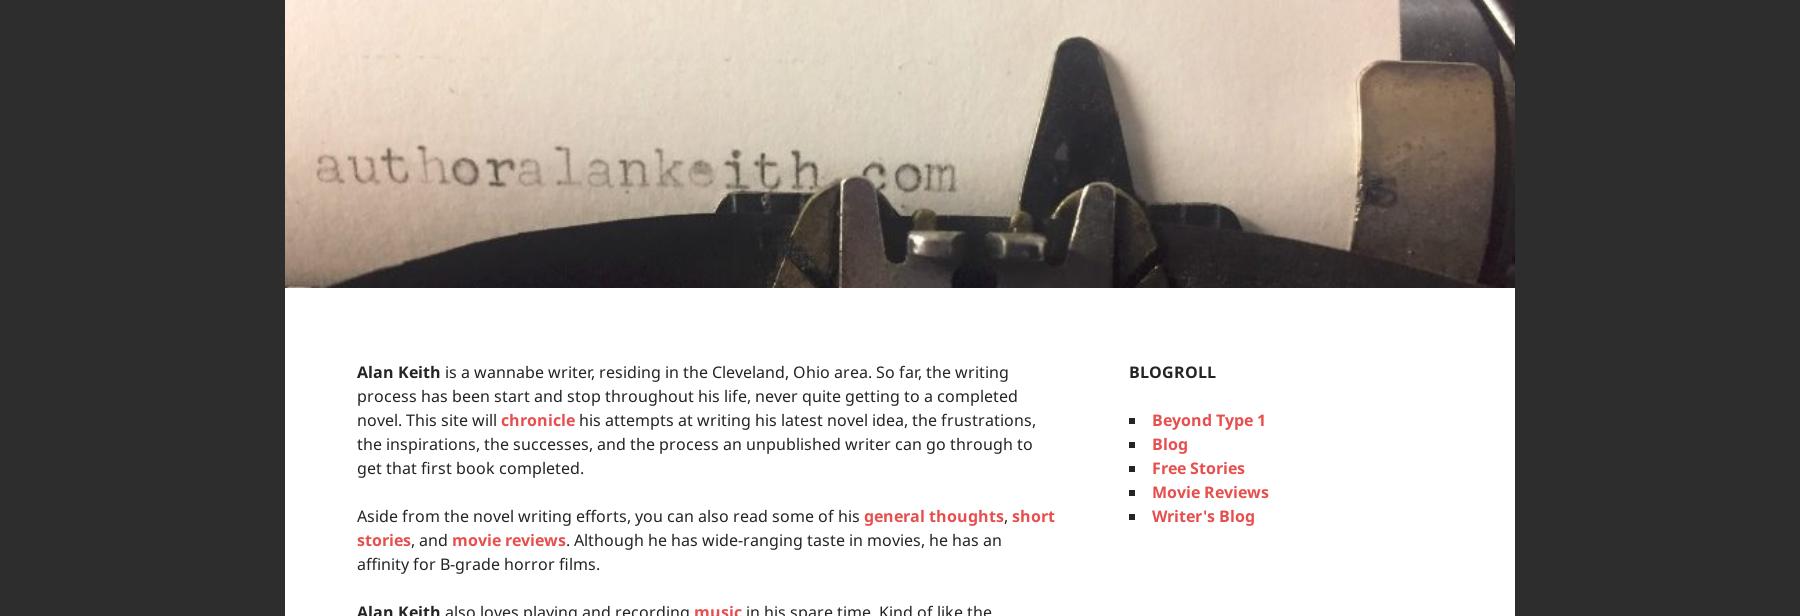 The image size is (1800, 616). I want to click on 'Movie Reviews', so click(1209, 491).